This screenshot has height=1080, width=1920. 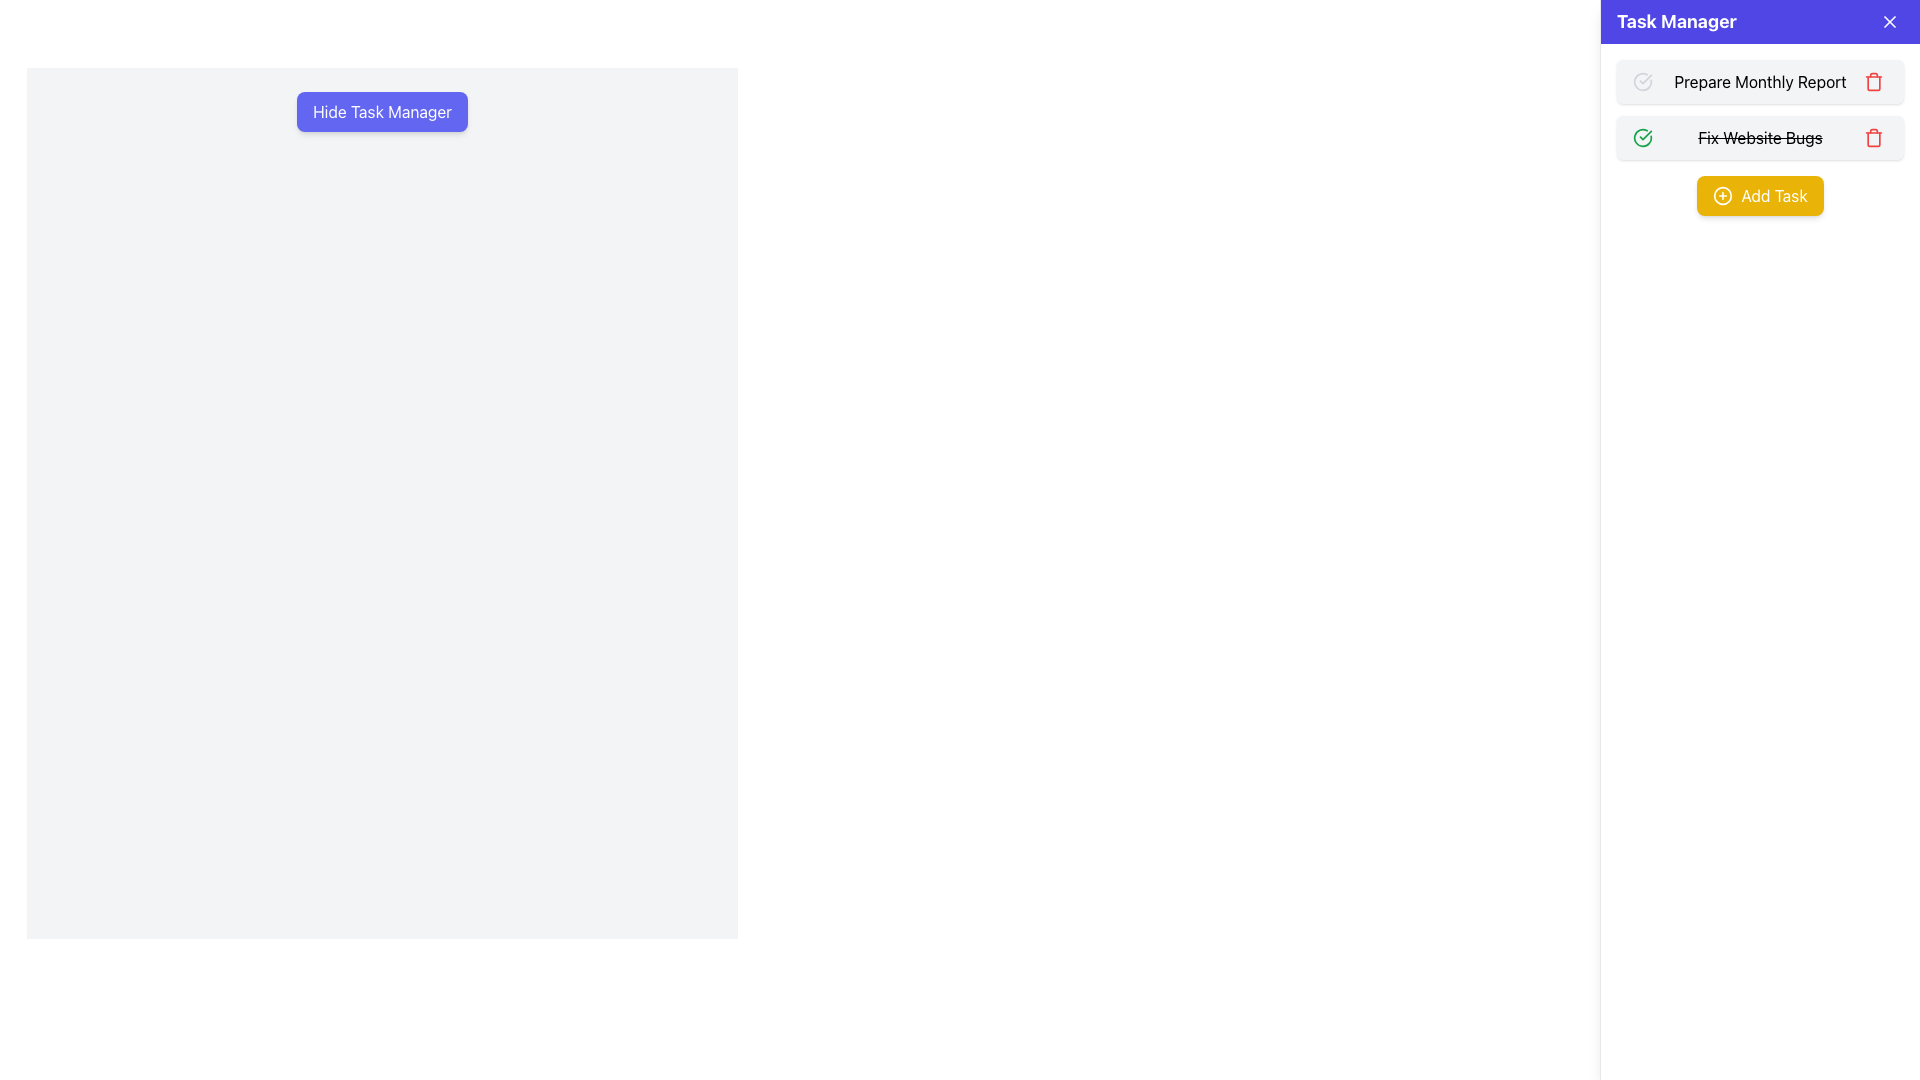 What do you see at coordinates (1760, 80) in the screenshot?
I see `the Static Text Label displaying 'Prepare Monthly Report', which is the first item in the task list under 'Task Manager' on the right-hand side of the interface` at bounding box center [1760, 80].